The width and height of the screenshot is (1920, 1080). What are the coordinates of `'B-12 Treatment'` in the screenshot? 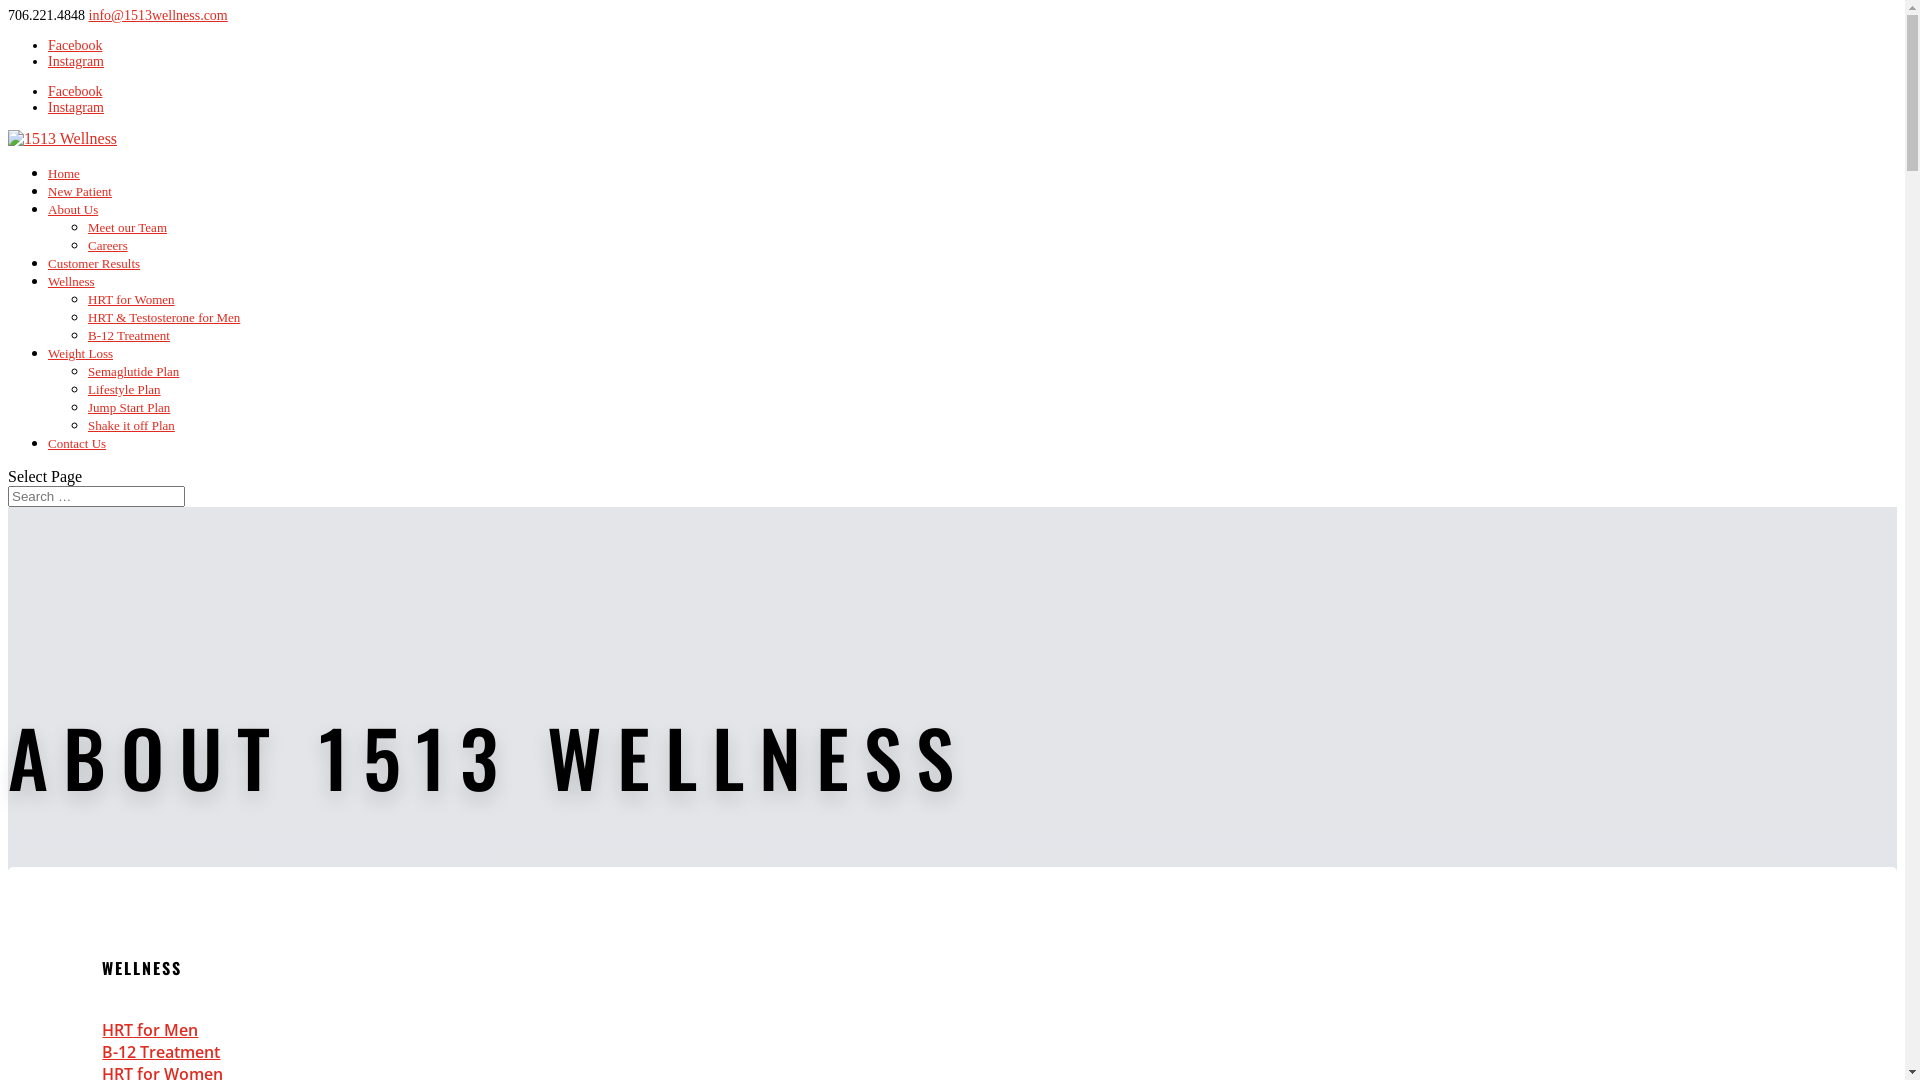 It's located at (128, 334).